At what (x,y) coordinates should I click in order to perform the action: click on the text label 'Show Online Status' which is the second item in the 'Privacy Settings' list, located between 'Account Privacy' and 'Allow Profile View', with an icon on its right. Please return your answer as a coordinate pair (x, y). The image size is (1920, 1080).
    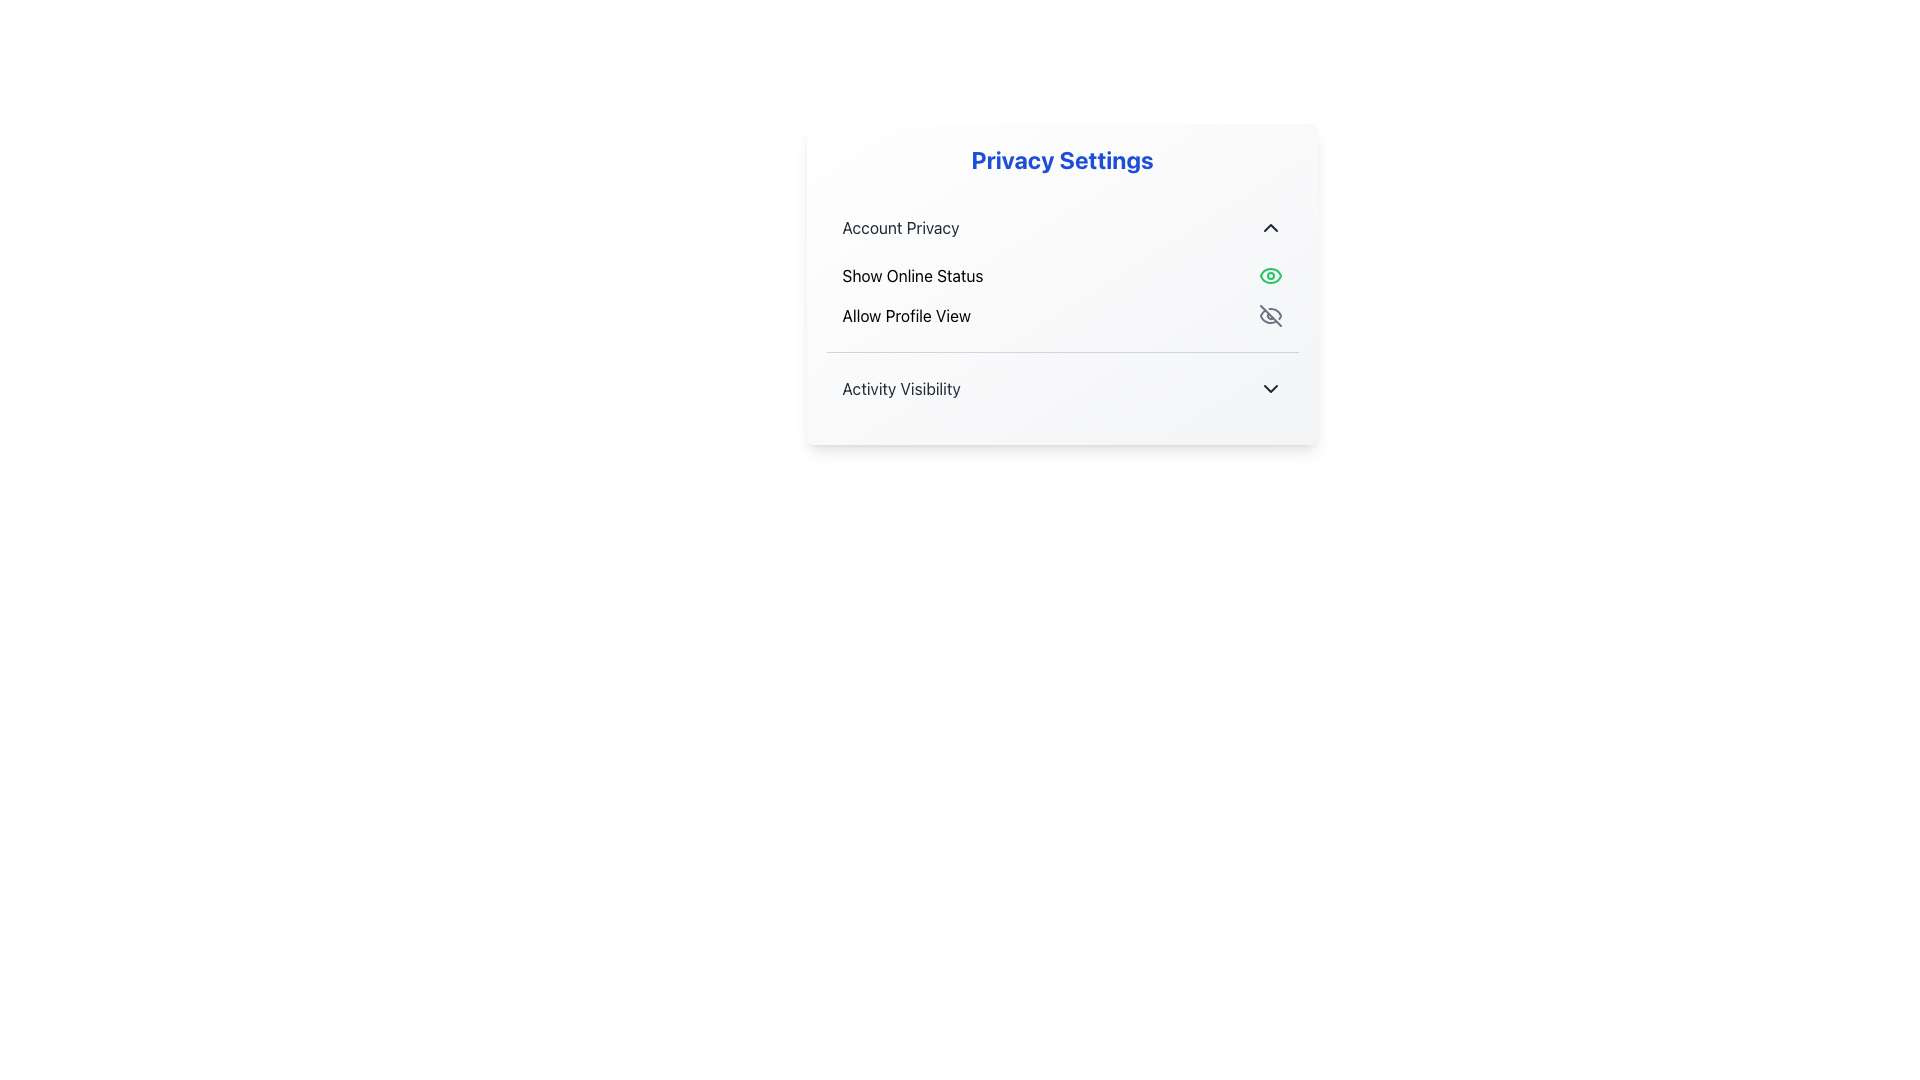
    Looking at the image, I should click on (911, 276).